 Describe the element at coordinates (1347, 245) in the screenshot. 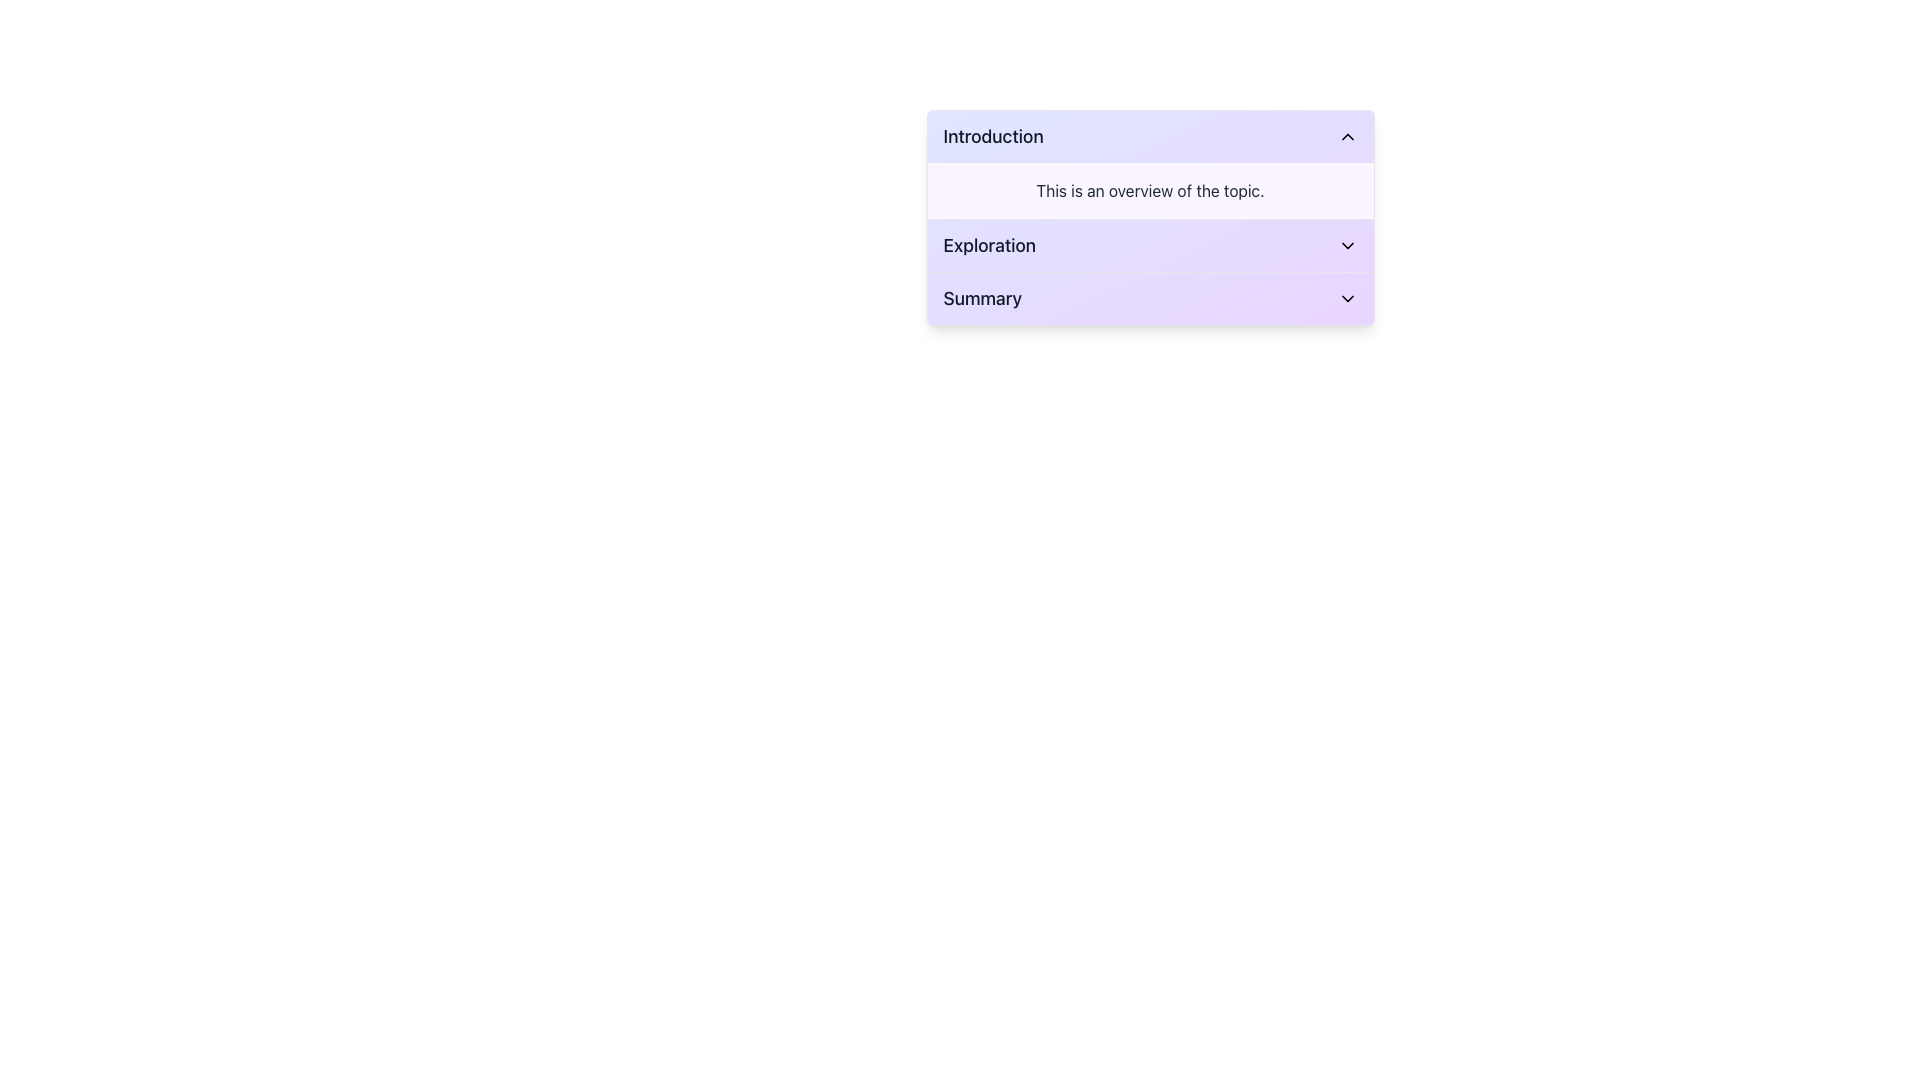

I see `the Dropdown indicator icon located near the rightmost edge of the horizontal bar labeled 'Exploration'` at that location.